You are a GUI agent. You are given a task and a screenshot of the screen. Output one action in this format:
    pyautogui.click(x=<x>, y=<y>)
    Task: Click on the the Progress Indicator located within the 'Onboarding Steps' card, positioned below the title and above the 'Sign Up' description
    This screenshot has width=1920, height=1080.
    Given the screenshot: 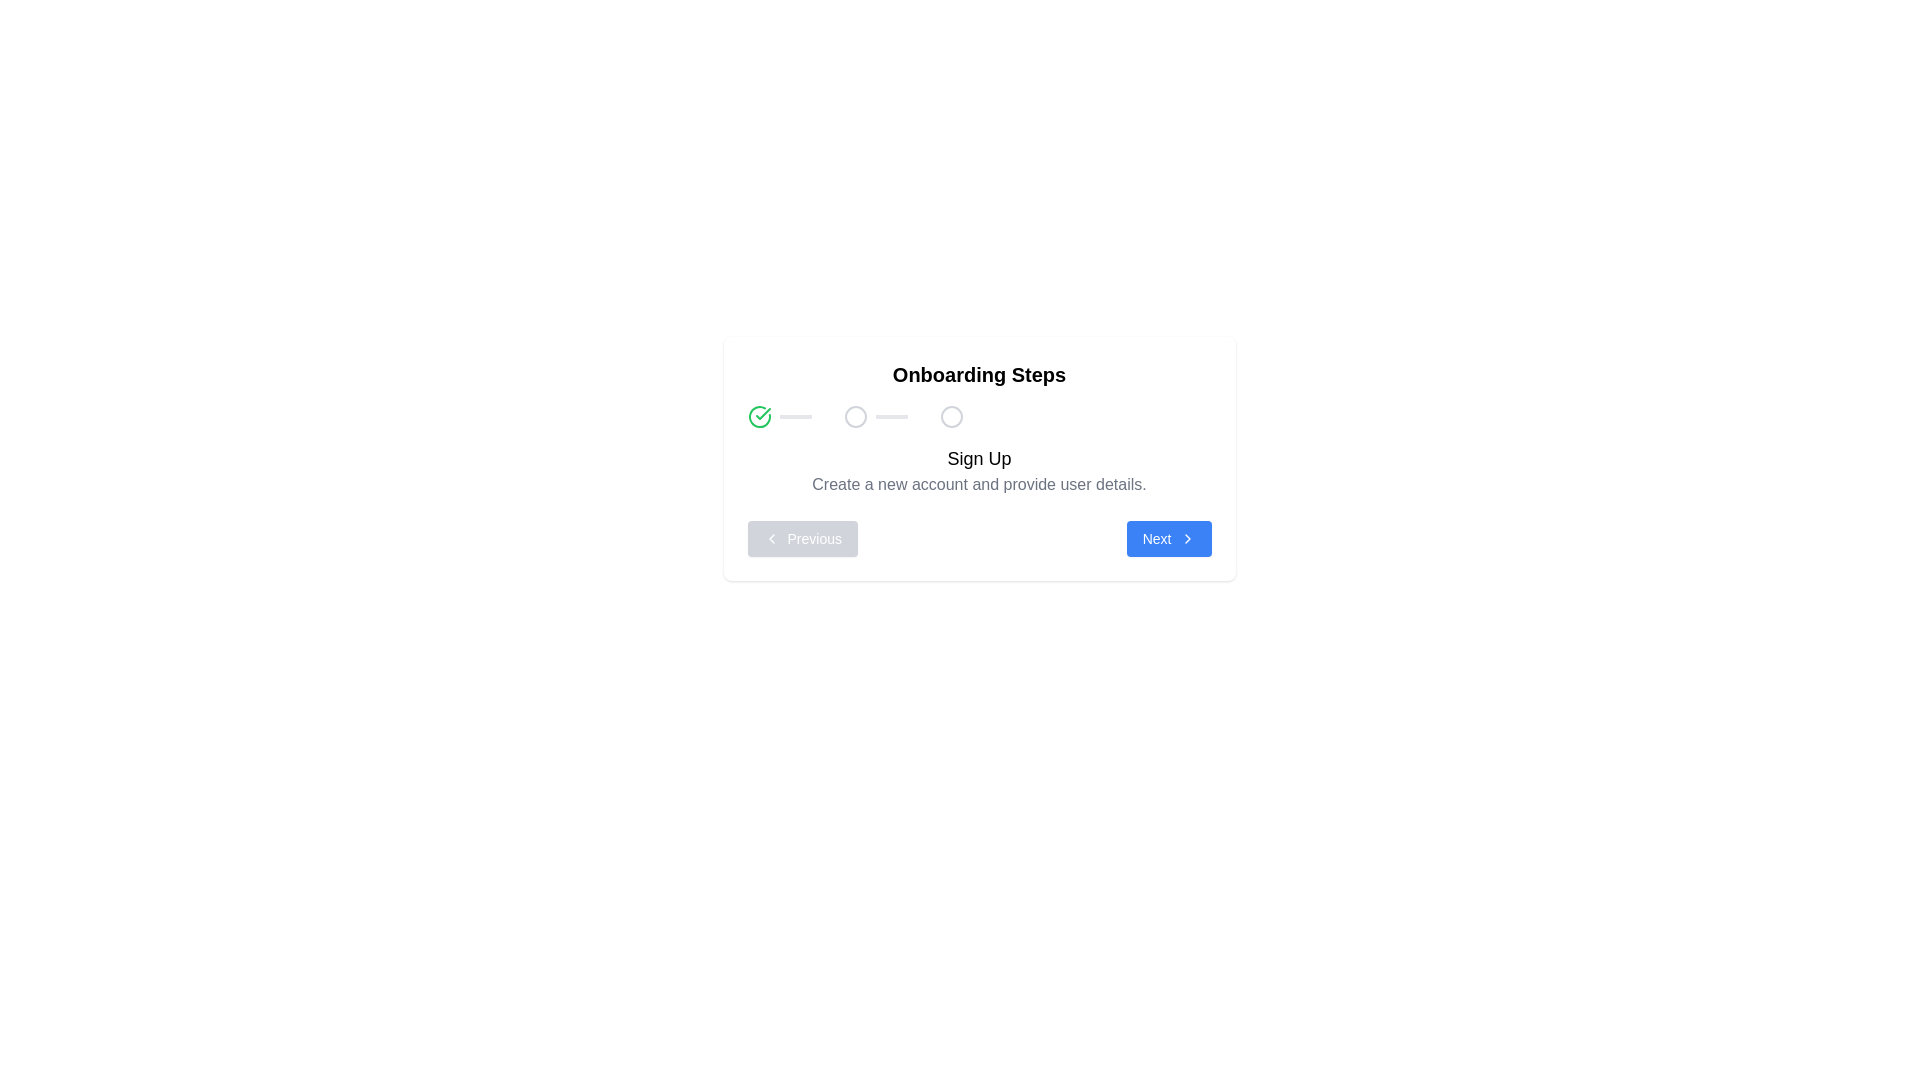 What is the action you would take?
    pyautogui.click(x=979, y=415)
    